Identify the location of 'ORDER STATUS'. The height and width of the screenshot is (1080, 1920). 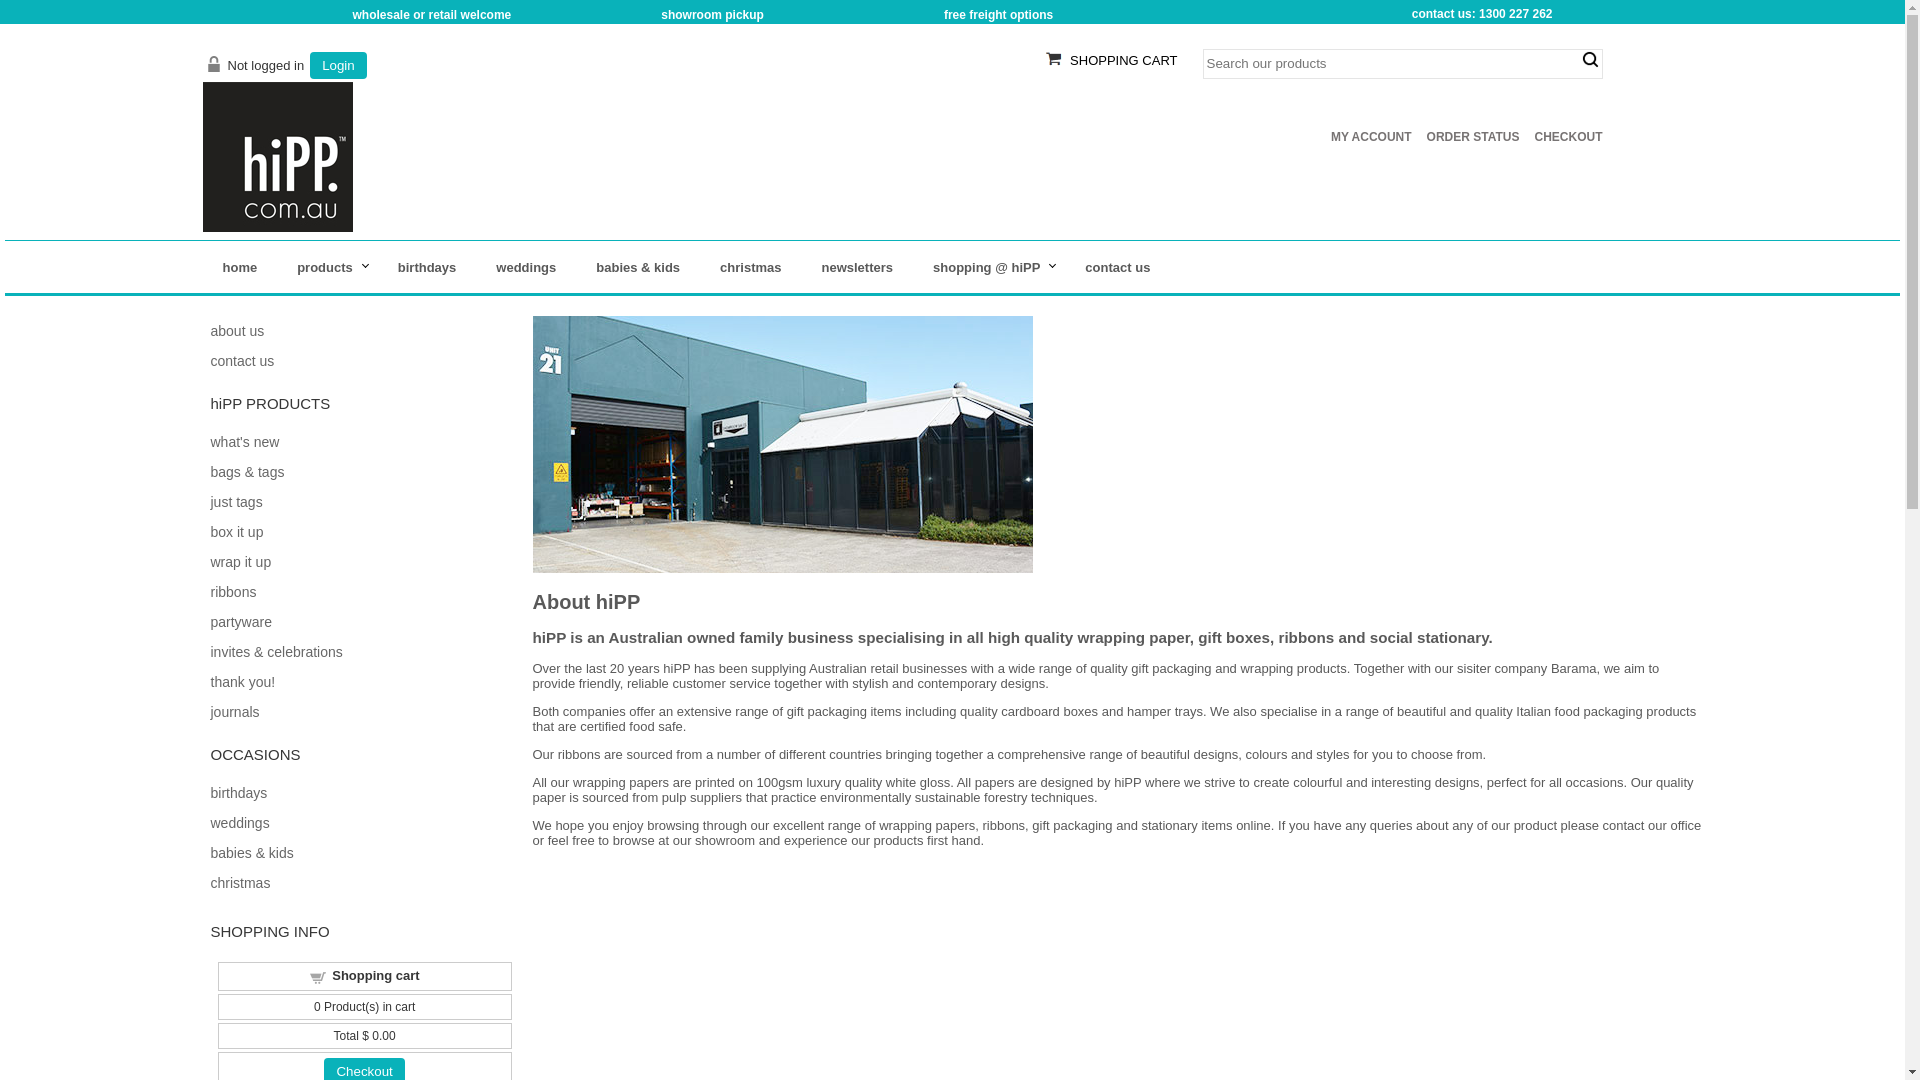
(1473, 136).